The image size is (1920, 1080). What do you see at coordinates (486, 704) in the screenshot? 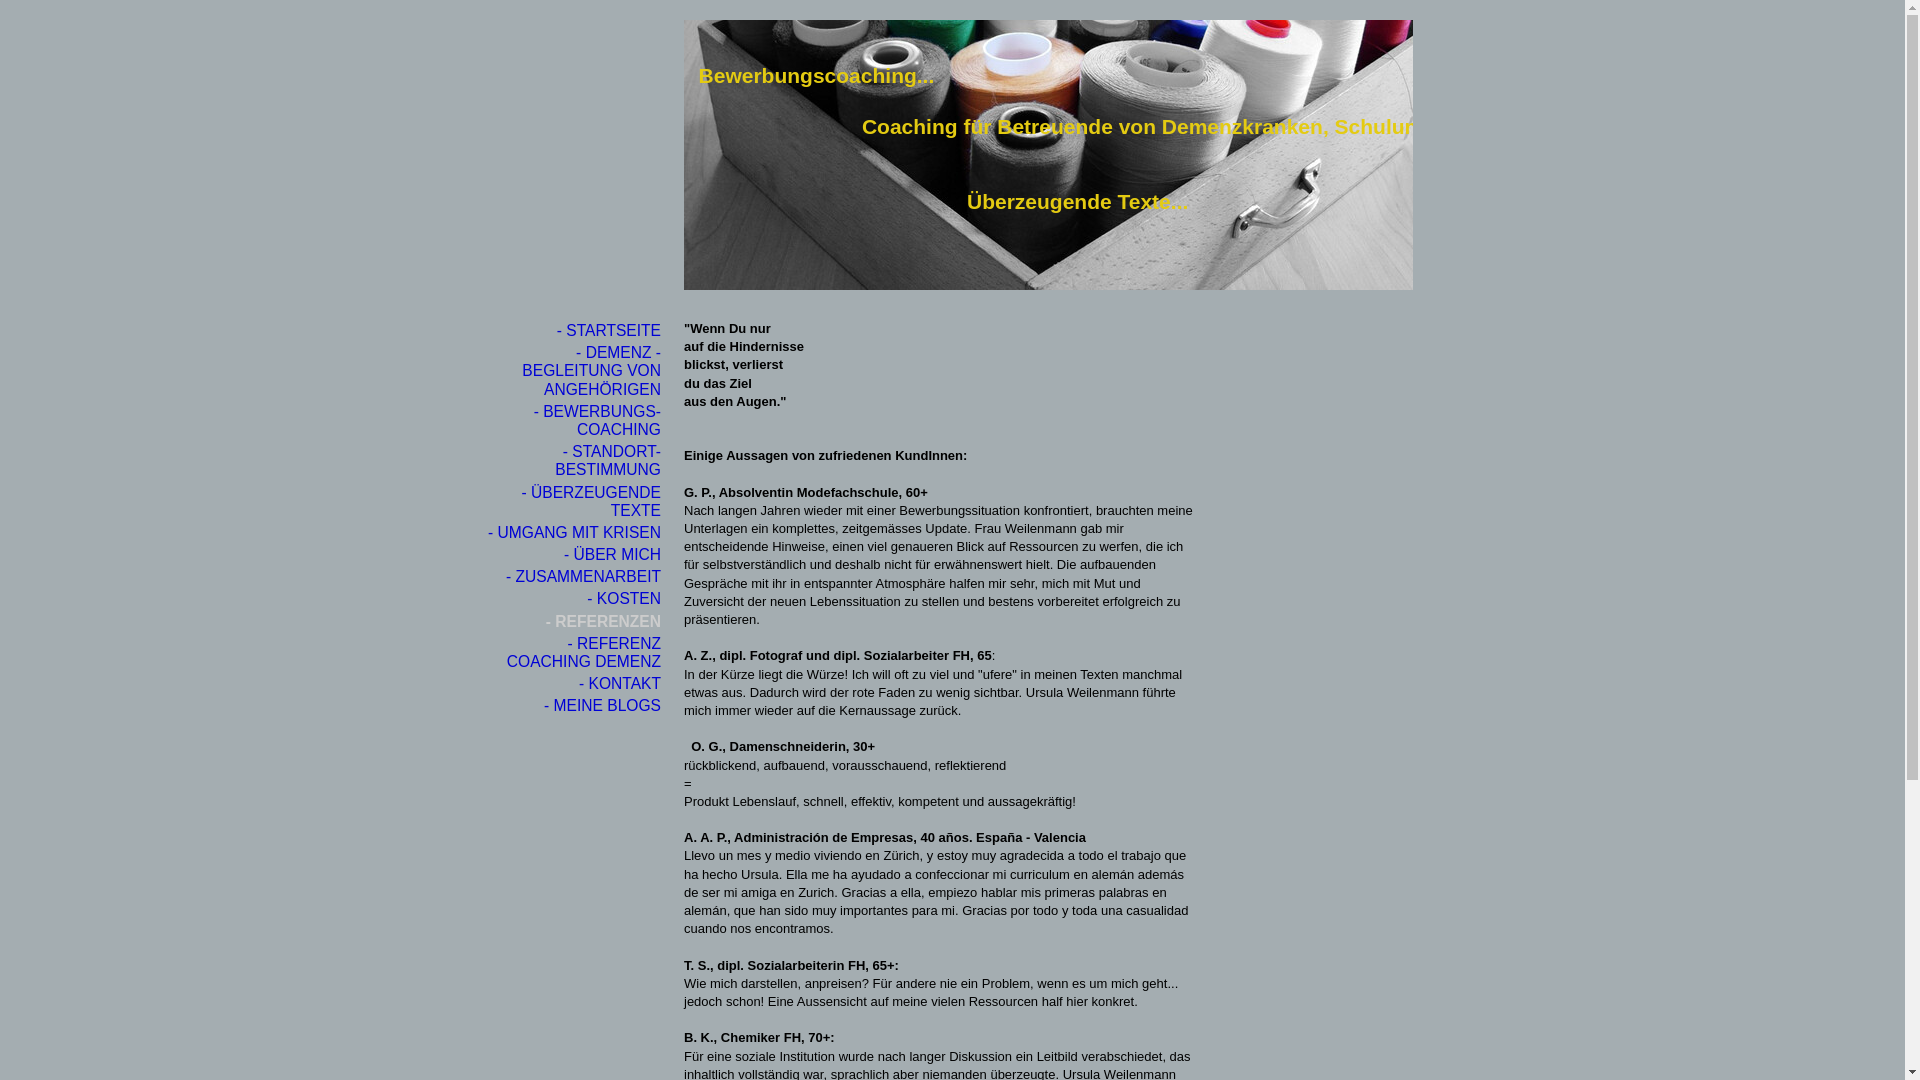
I see `'- MEINE BLOGS'` at bounding box center [486, 704].